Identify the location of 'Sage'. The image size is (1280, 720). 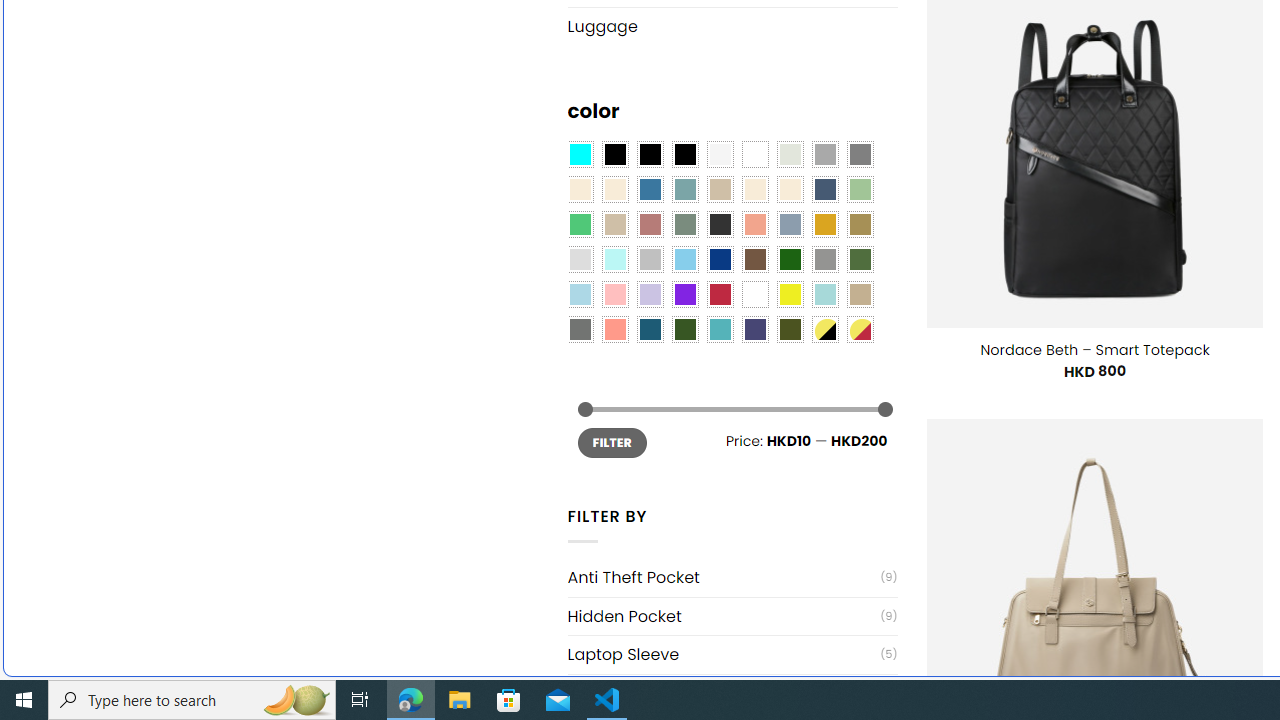
(684, 225).